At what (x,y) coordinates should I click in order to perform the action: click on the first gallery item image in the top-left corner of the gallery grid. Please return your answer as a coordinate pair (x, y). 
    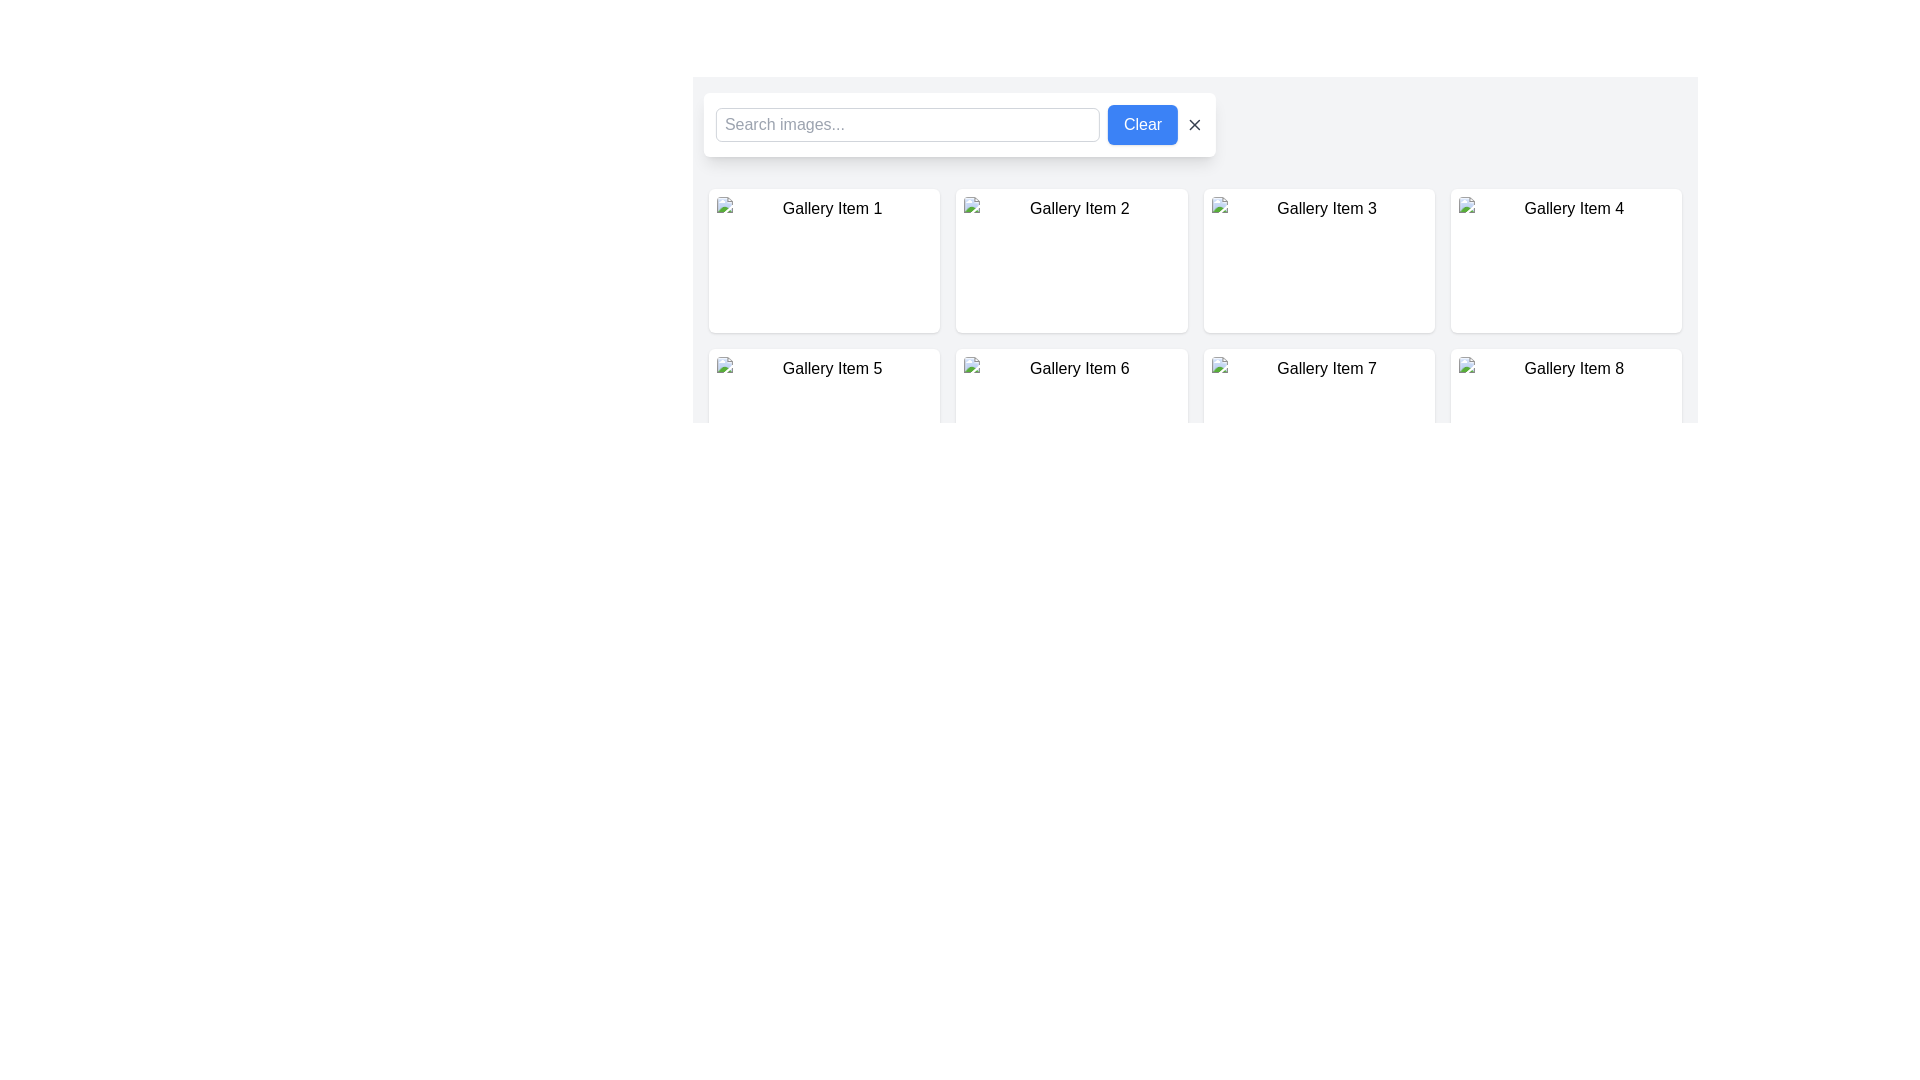
    Looking at the image, I should click on (824, 260).